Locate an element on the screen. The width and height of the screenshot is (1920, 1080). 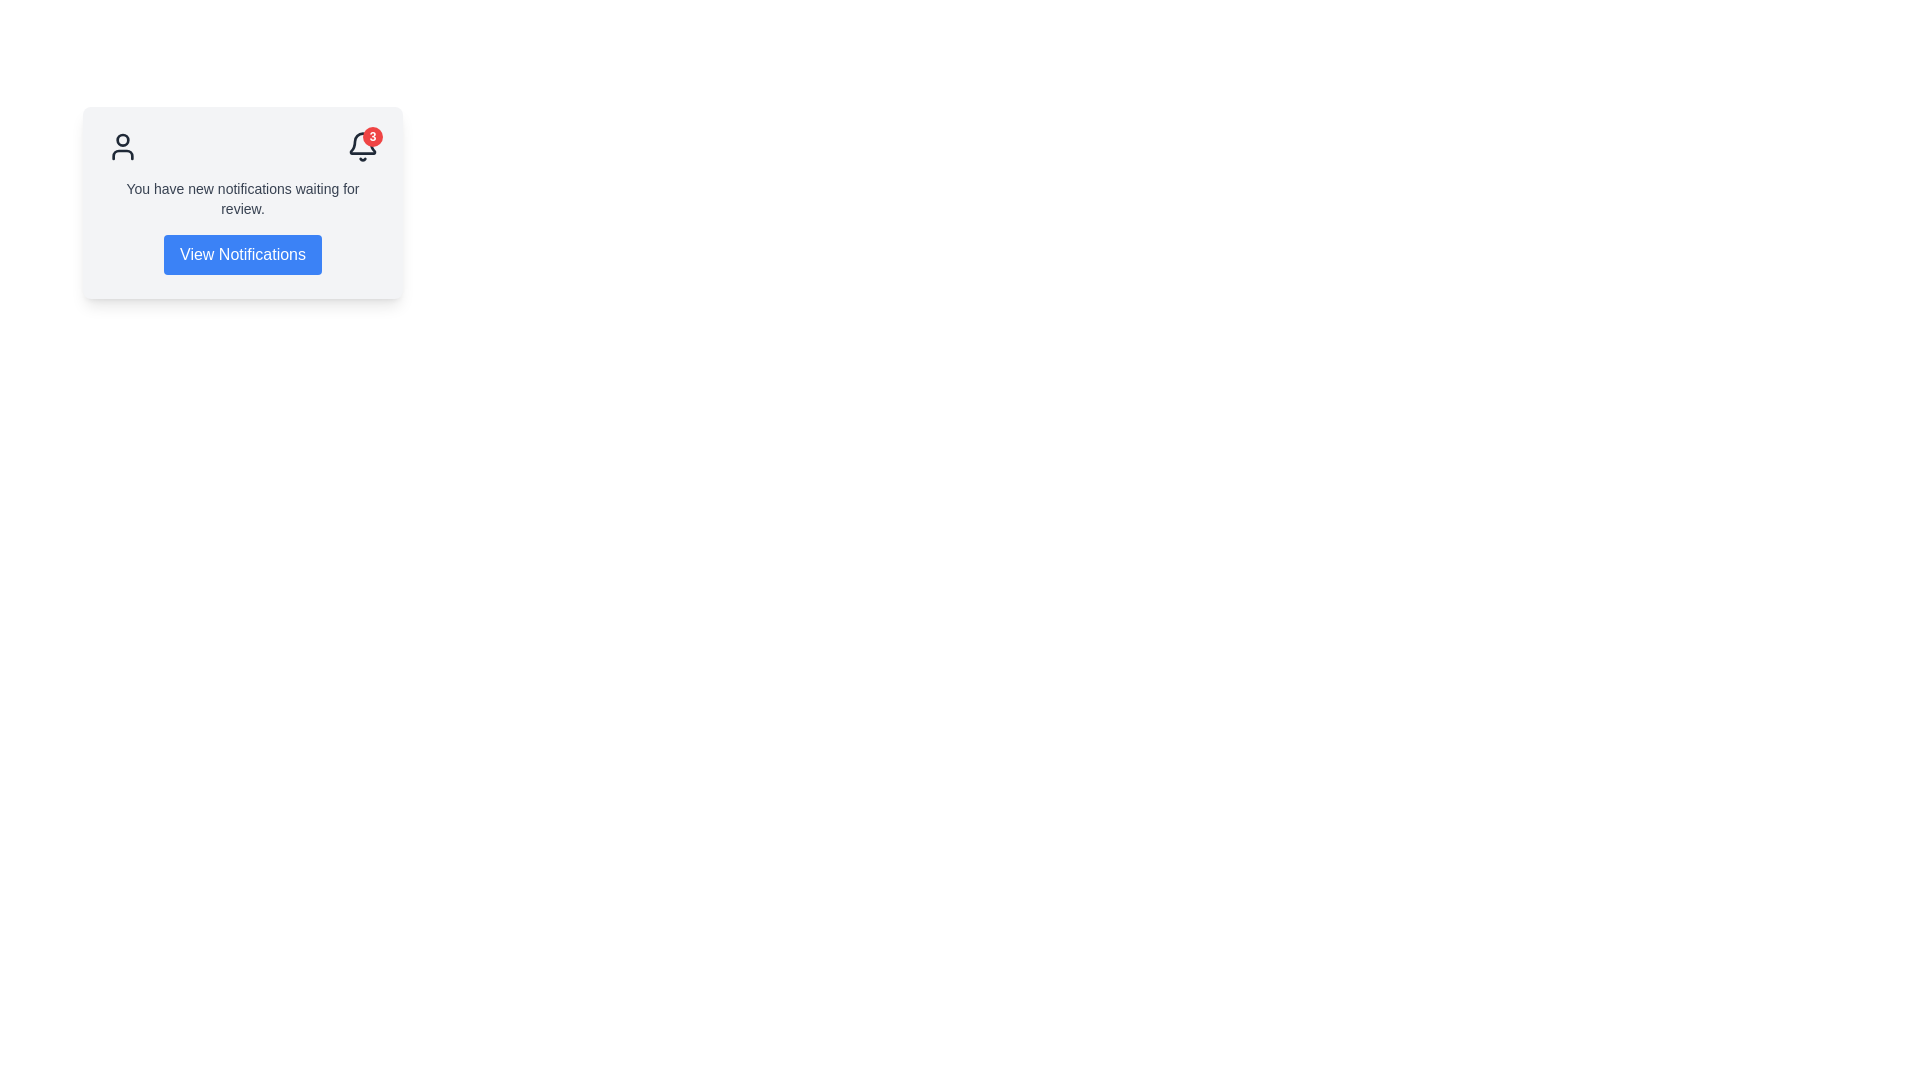
the user icon, which is a black outline SVG icon resembling a person, located at the top left of the notification card is located at coordinates (122, 145).